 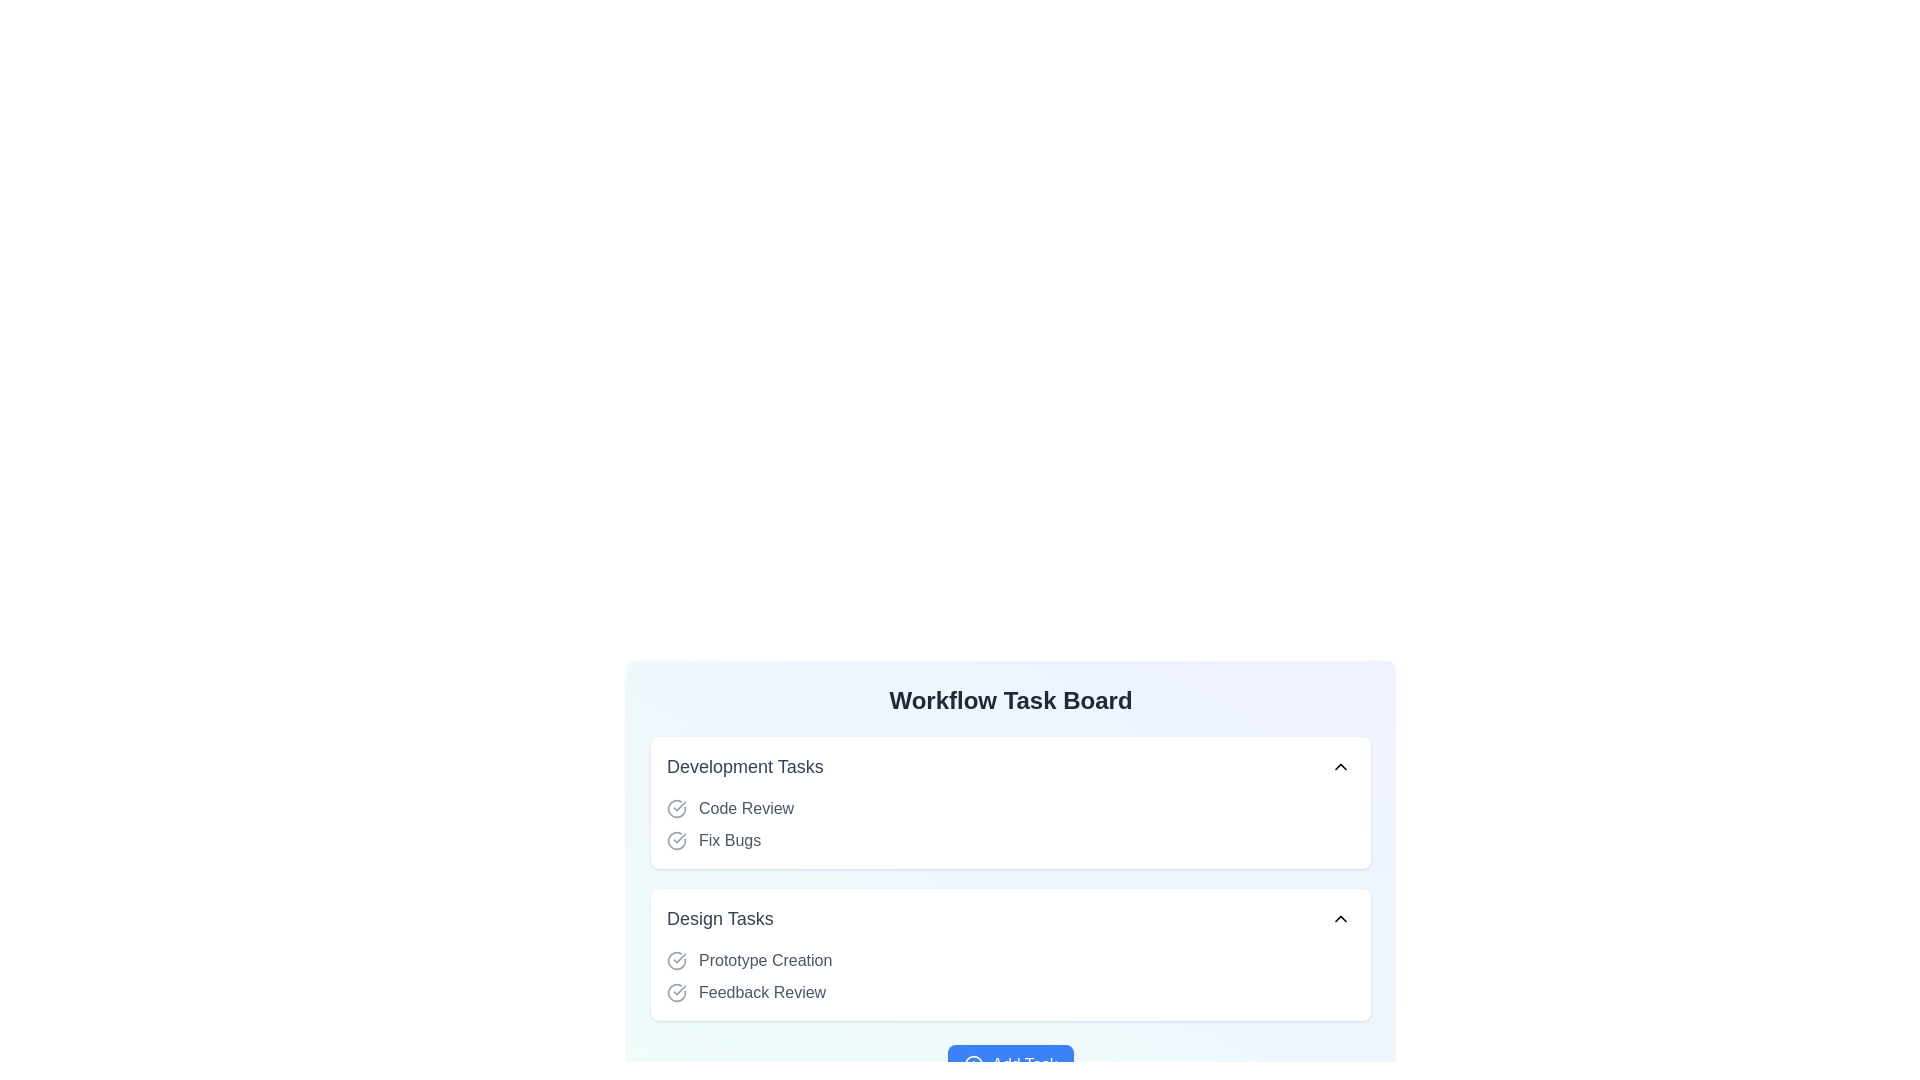 I want to click on the Vector graphic icon representing status in the 'Design Tasks' section of the 'Workflow Task Board' as part of the interface, so click(x=676, y=992).